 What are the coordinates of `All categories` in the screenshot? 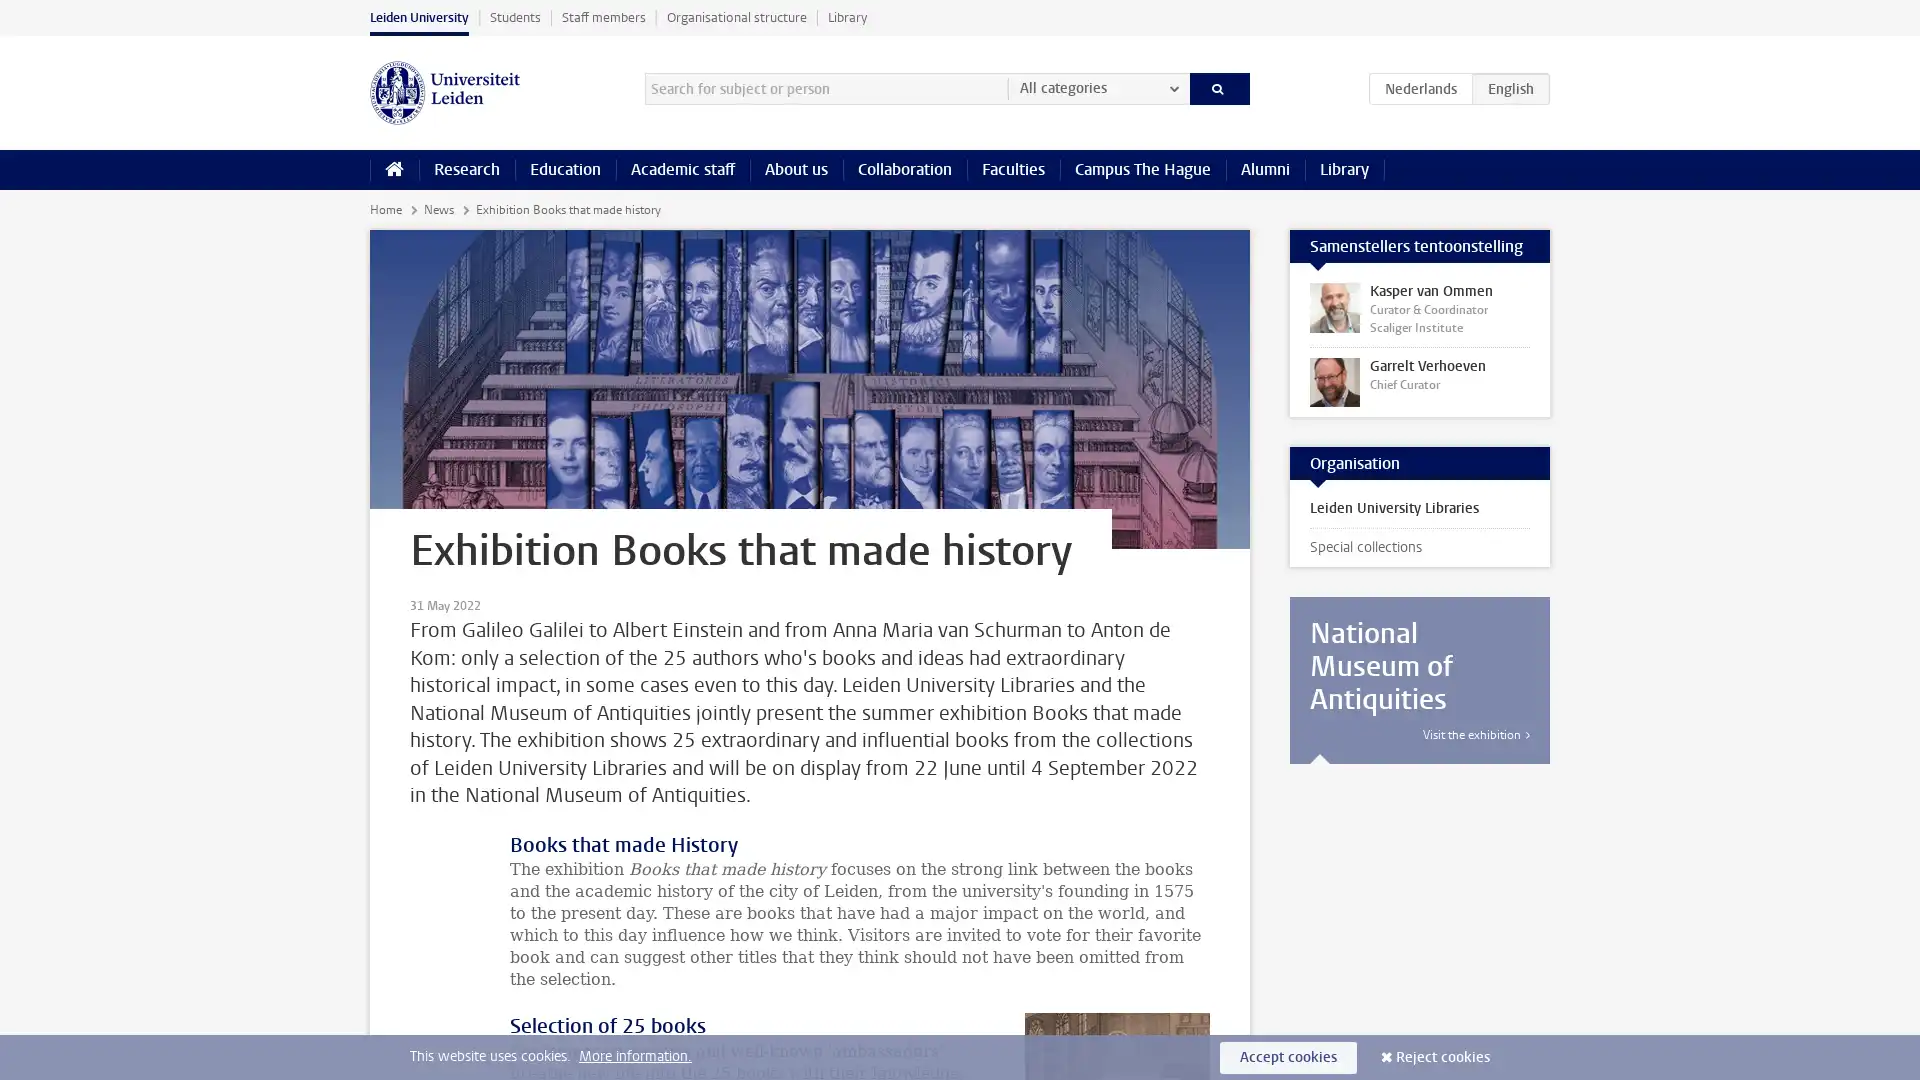 It's located at (1097, 87).